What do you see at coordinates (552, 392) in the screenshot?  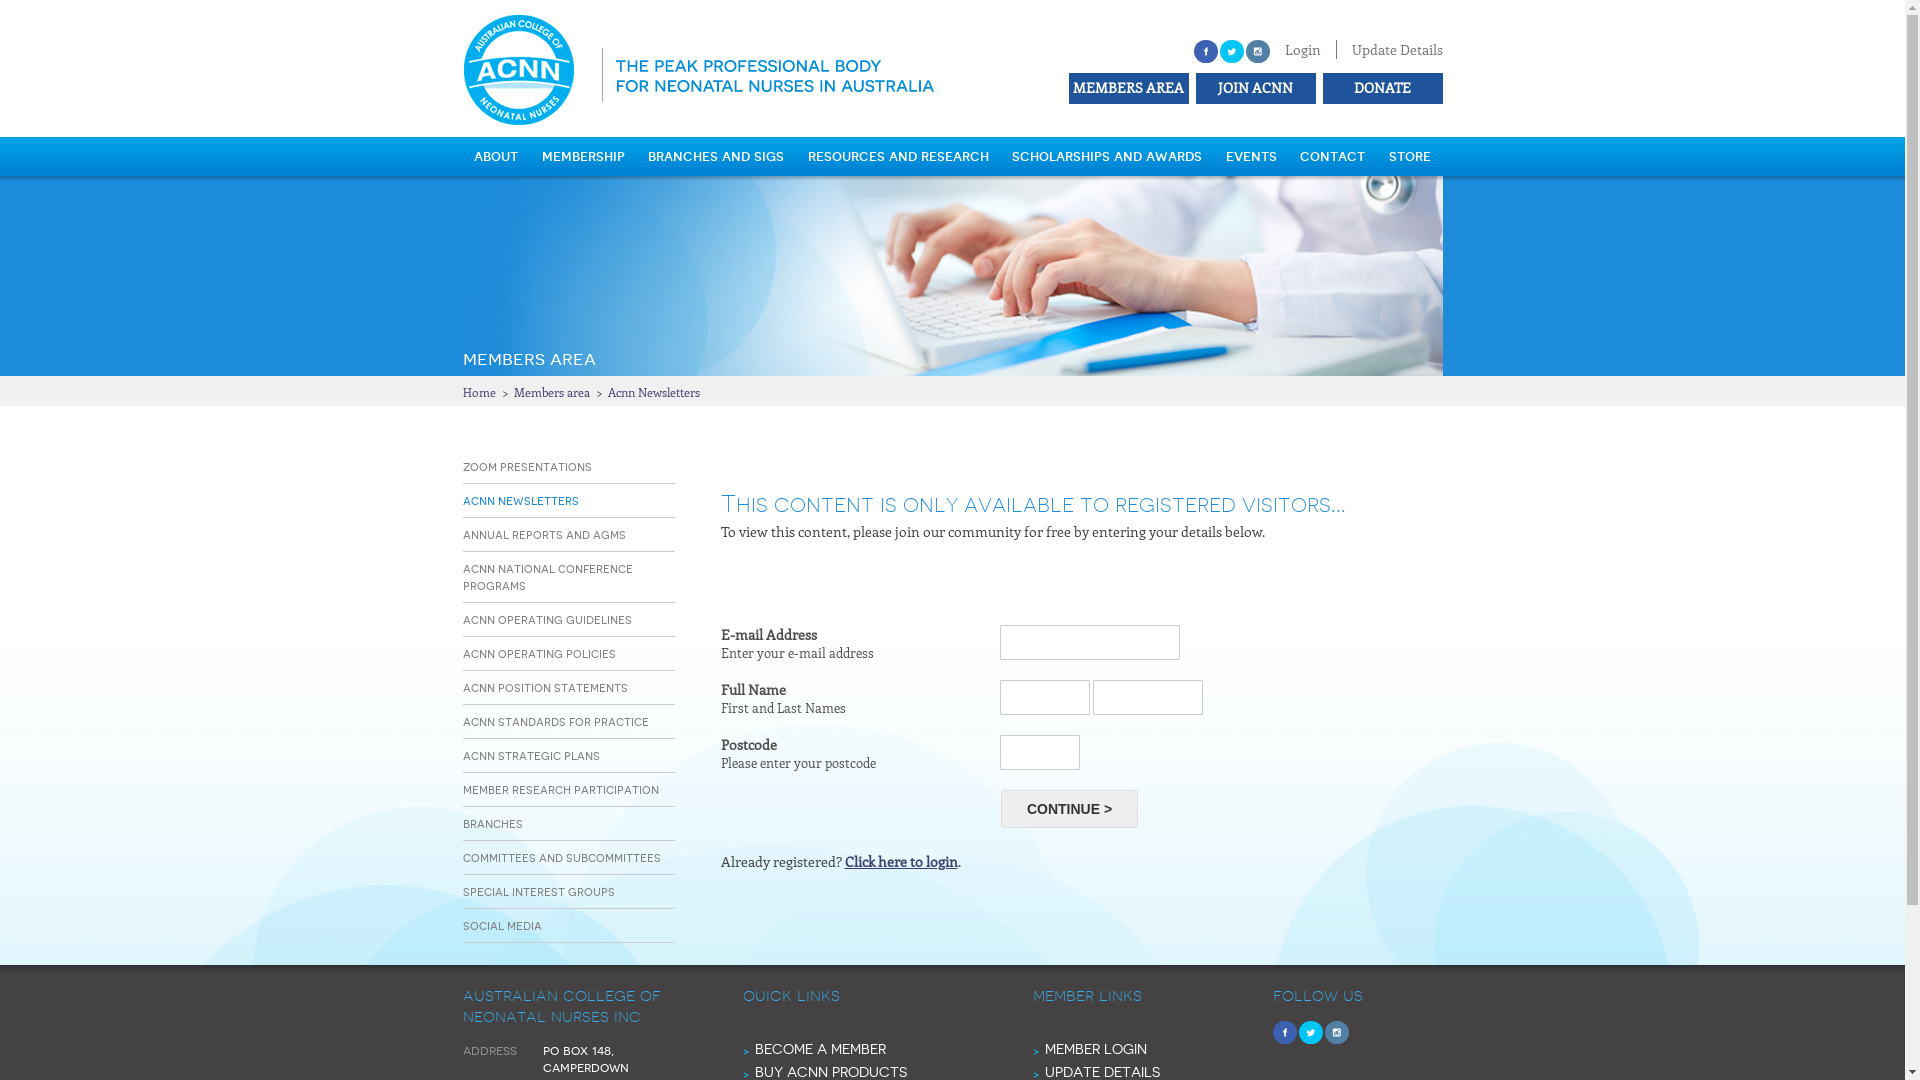 I see `'Members area'` at bounding box center [552, 392].